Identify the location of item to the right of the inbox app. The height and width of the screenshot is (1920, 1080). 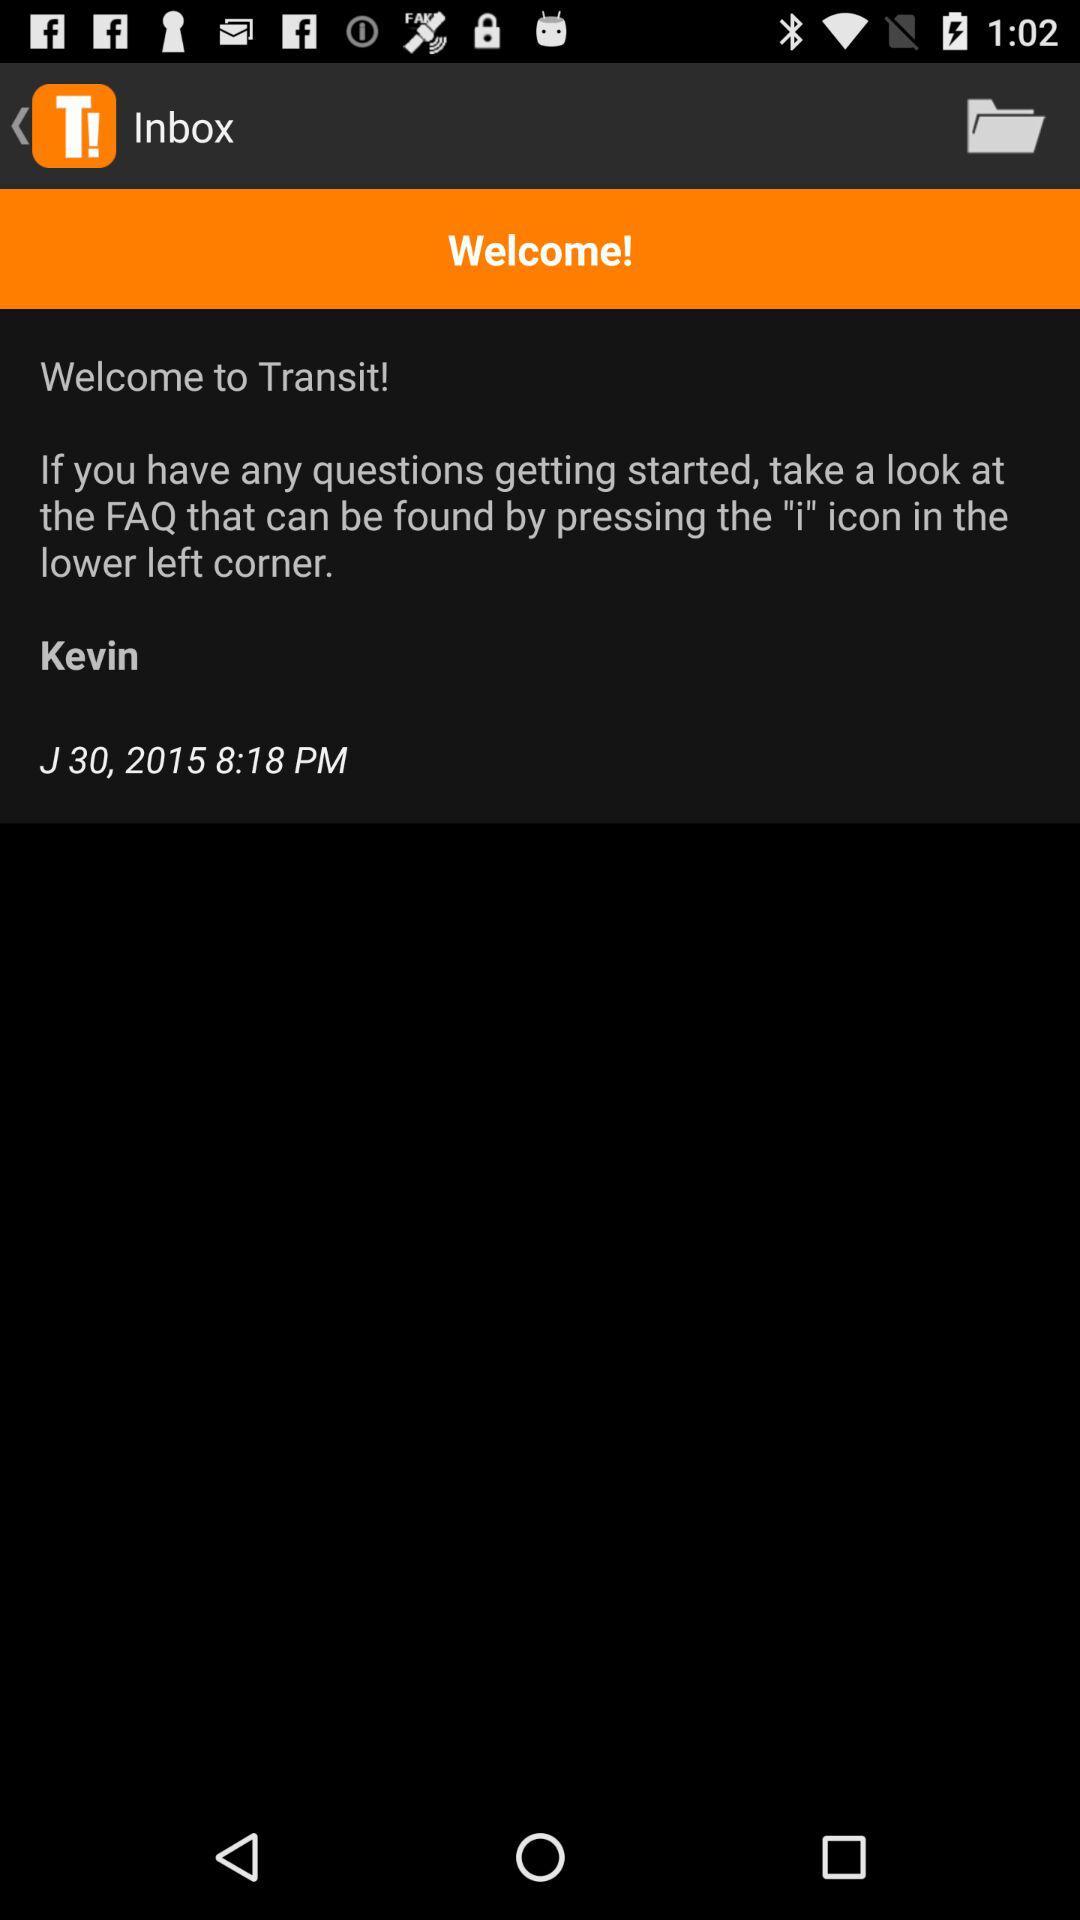
(1006, 124).